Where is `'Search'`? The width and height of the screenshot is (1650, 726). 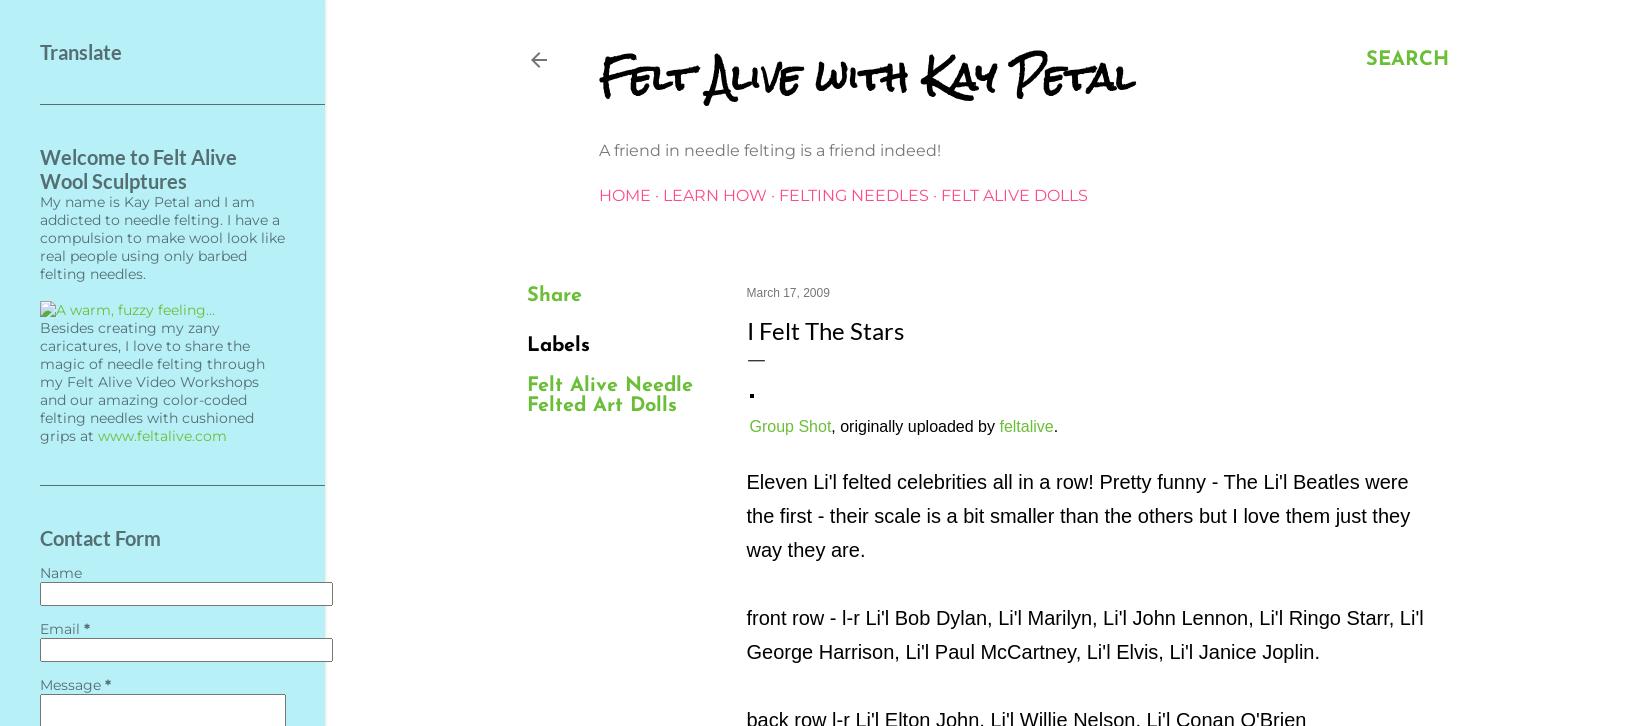 'Search' is located at coordinates (1405, 59).